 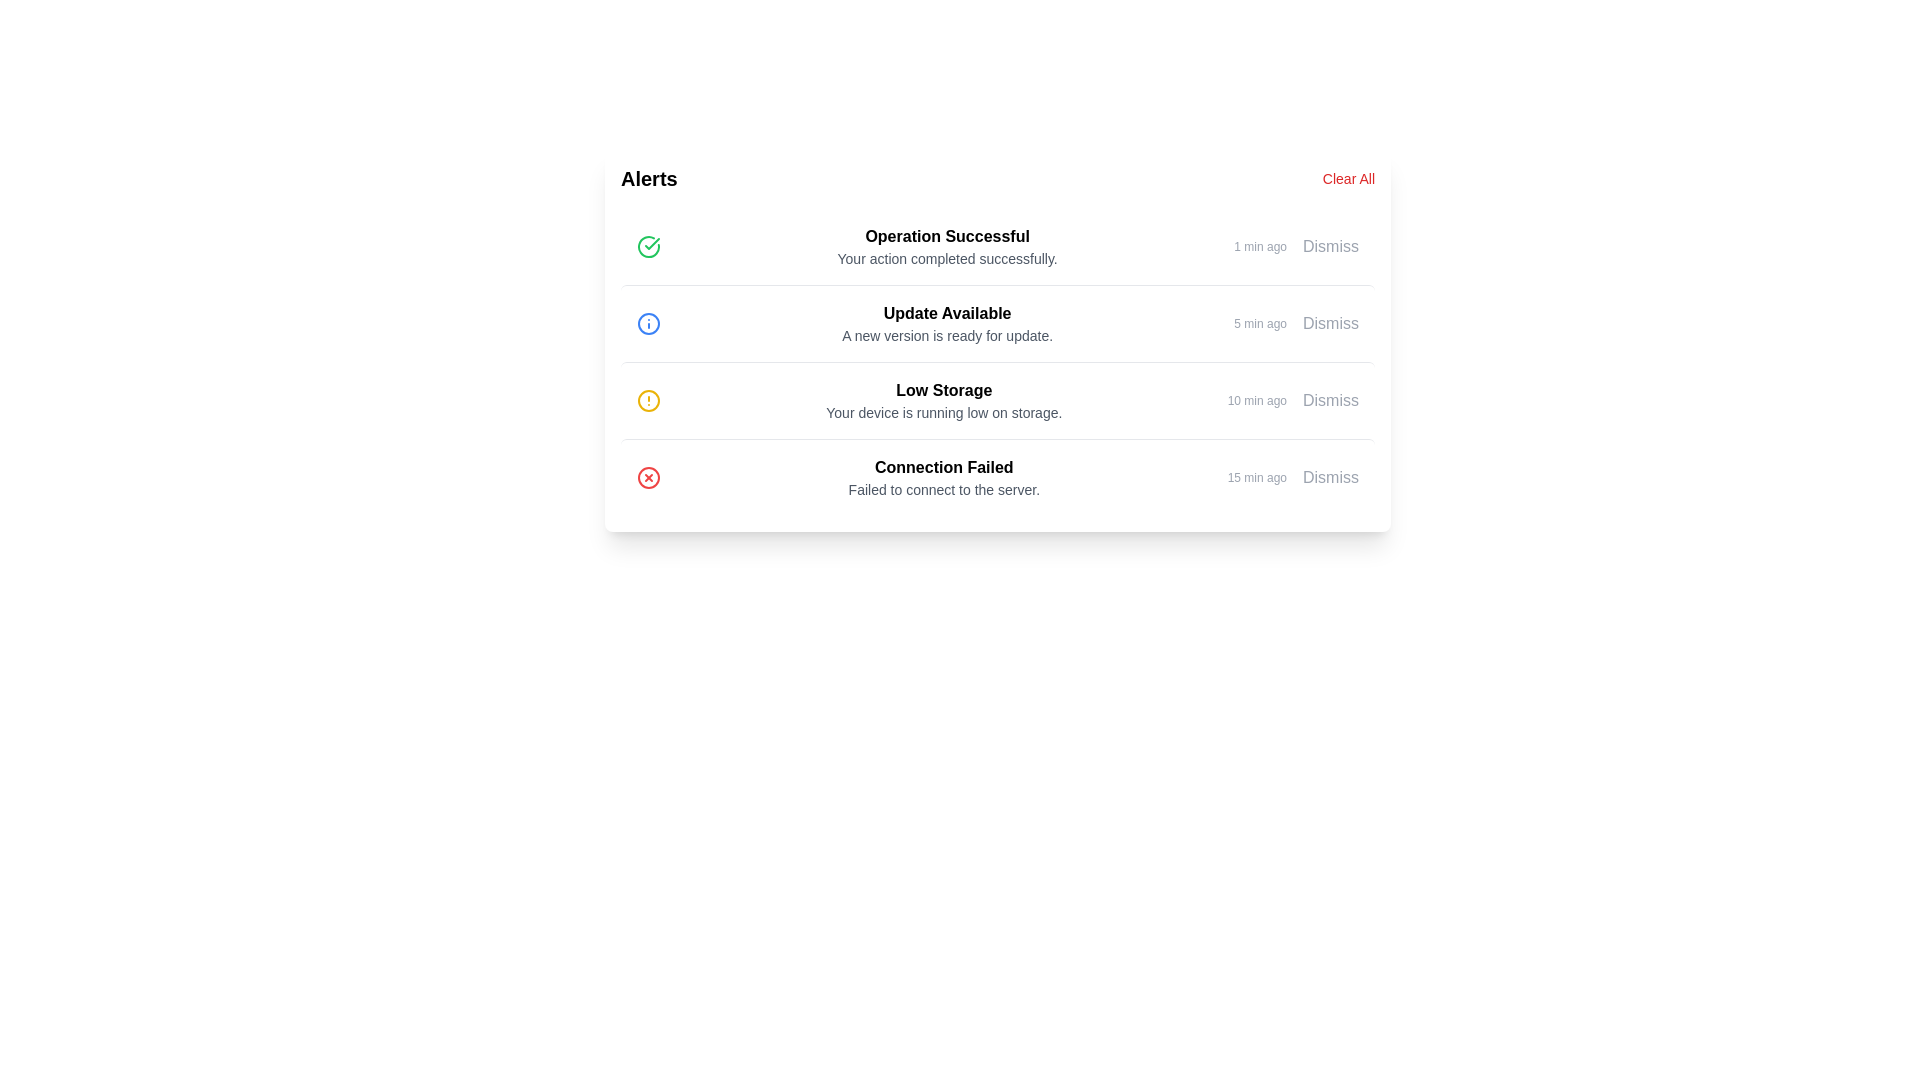 I want to click on the green checkmark SVG icon located to the left of the first alert row in the 'Alerts' panel, so click(x=652, y=242).